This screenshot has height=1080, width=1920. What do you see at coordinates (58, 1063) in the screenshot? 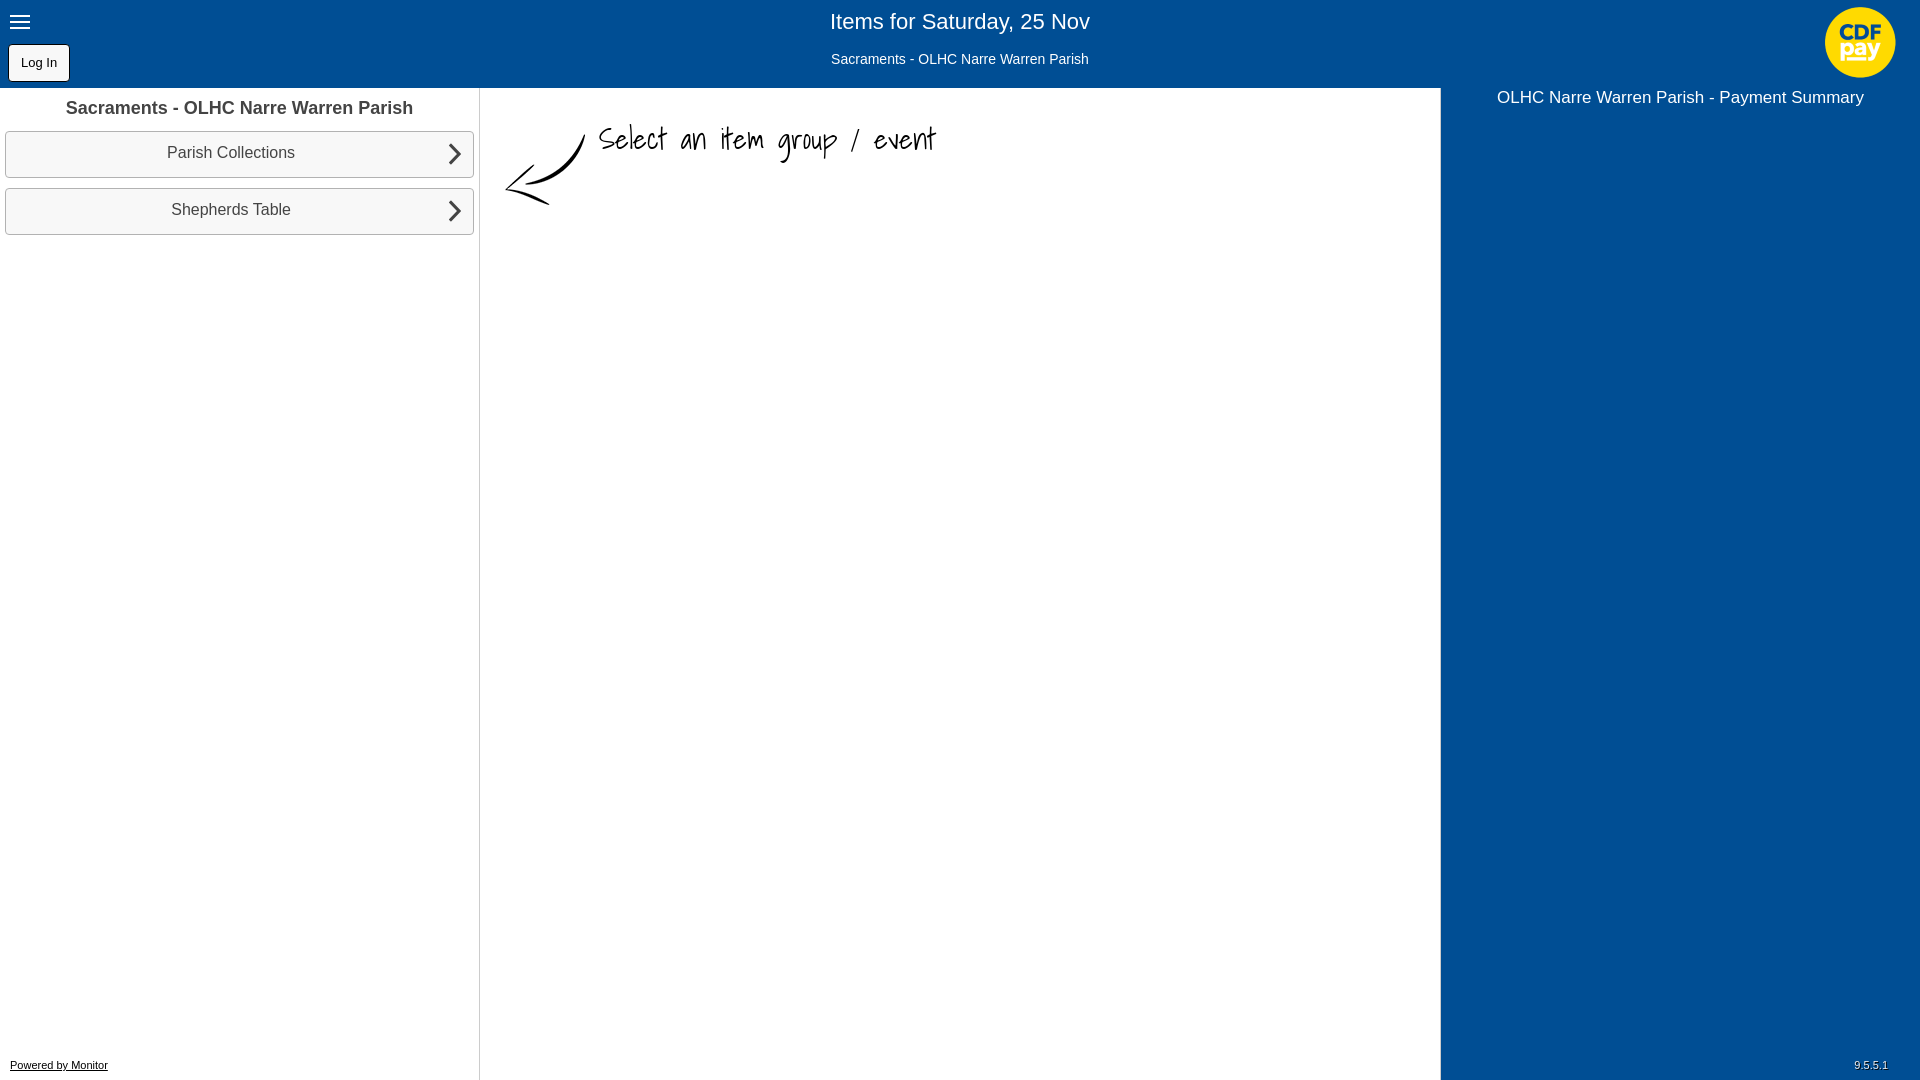
I see `'Powered by Monitor'` at bounding box center [58, 1063].